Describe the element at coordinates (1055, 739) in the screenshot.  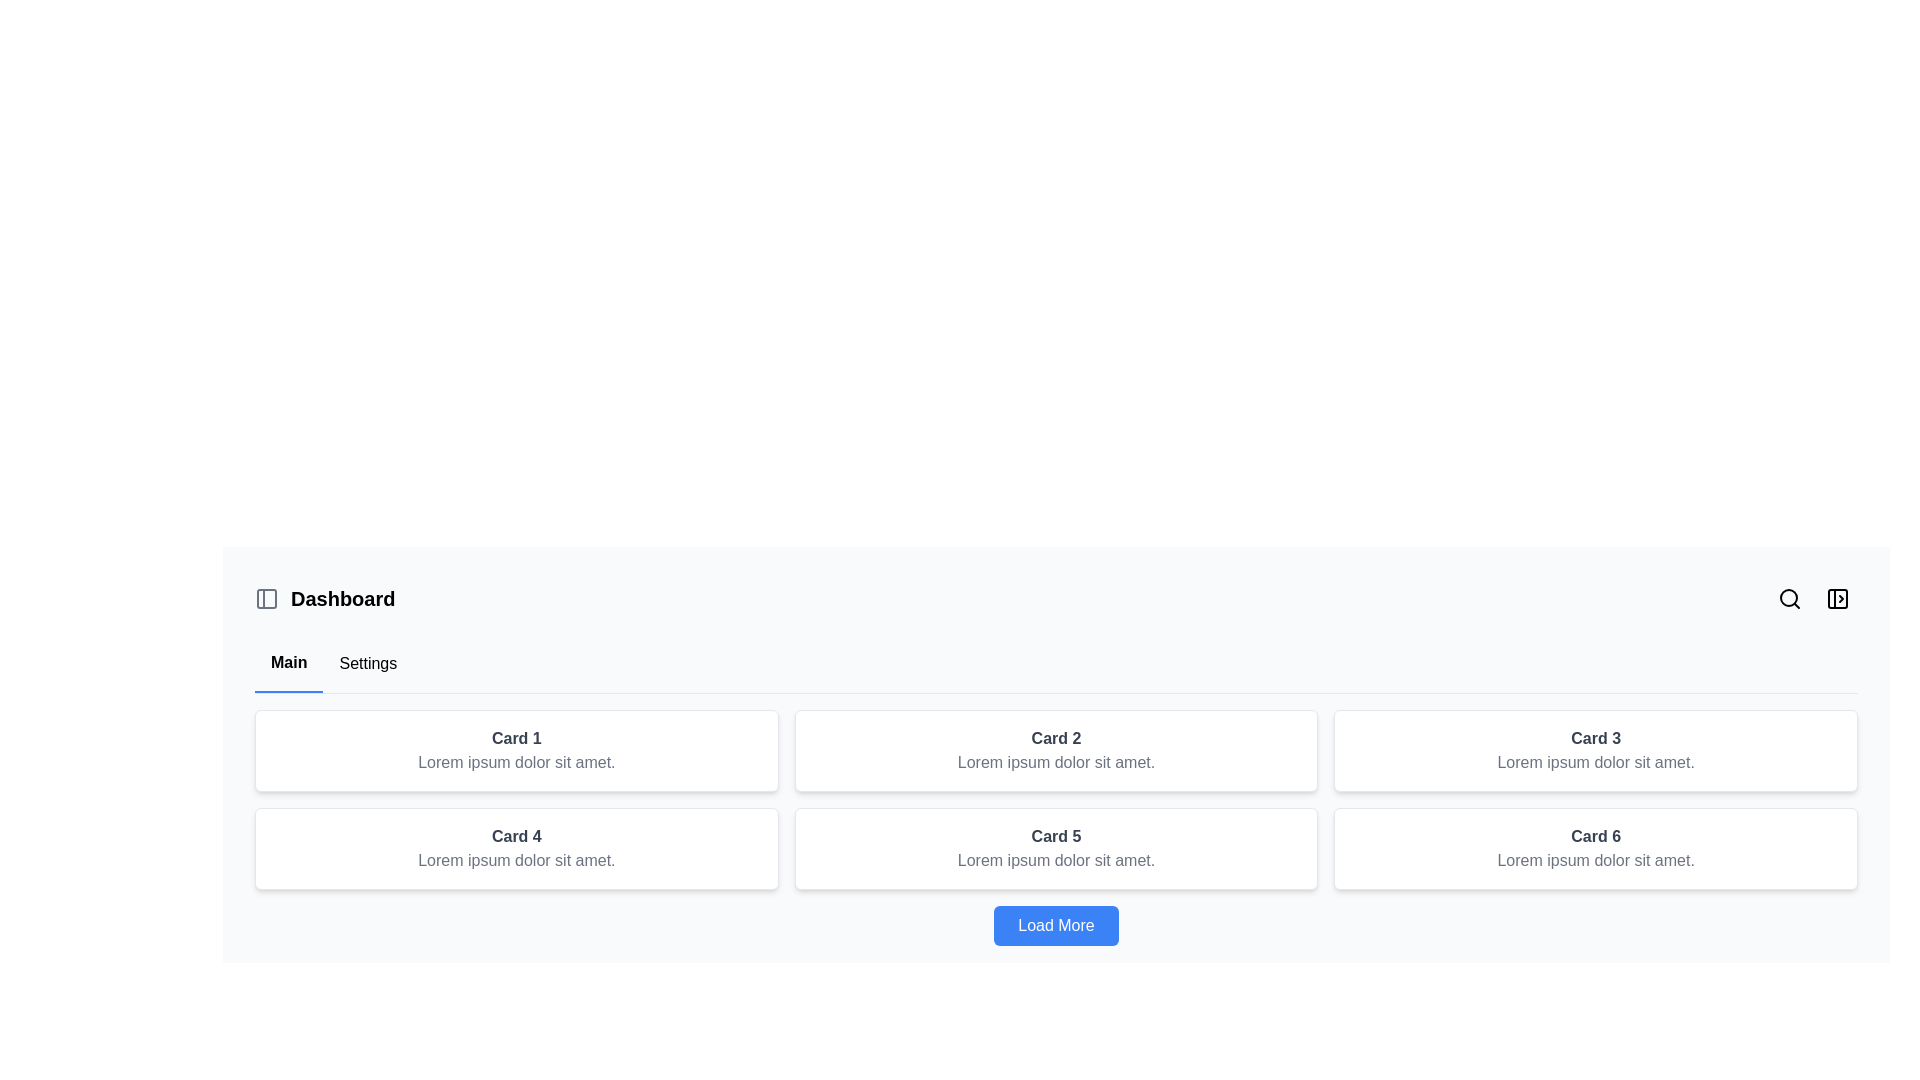
I see `the text label that serves as the title of the card, located in the top row, second column of a grid layout between 'Card 1' and 'Card 3'` at that location.